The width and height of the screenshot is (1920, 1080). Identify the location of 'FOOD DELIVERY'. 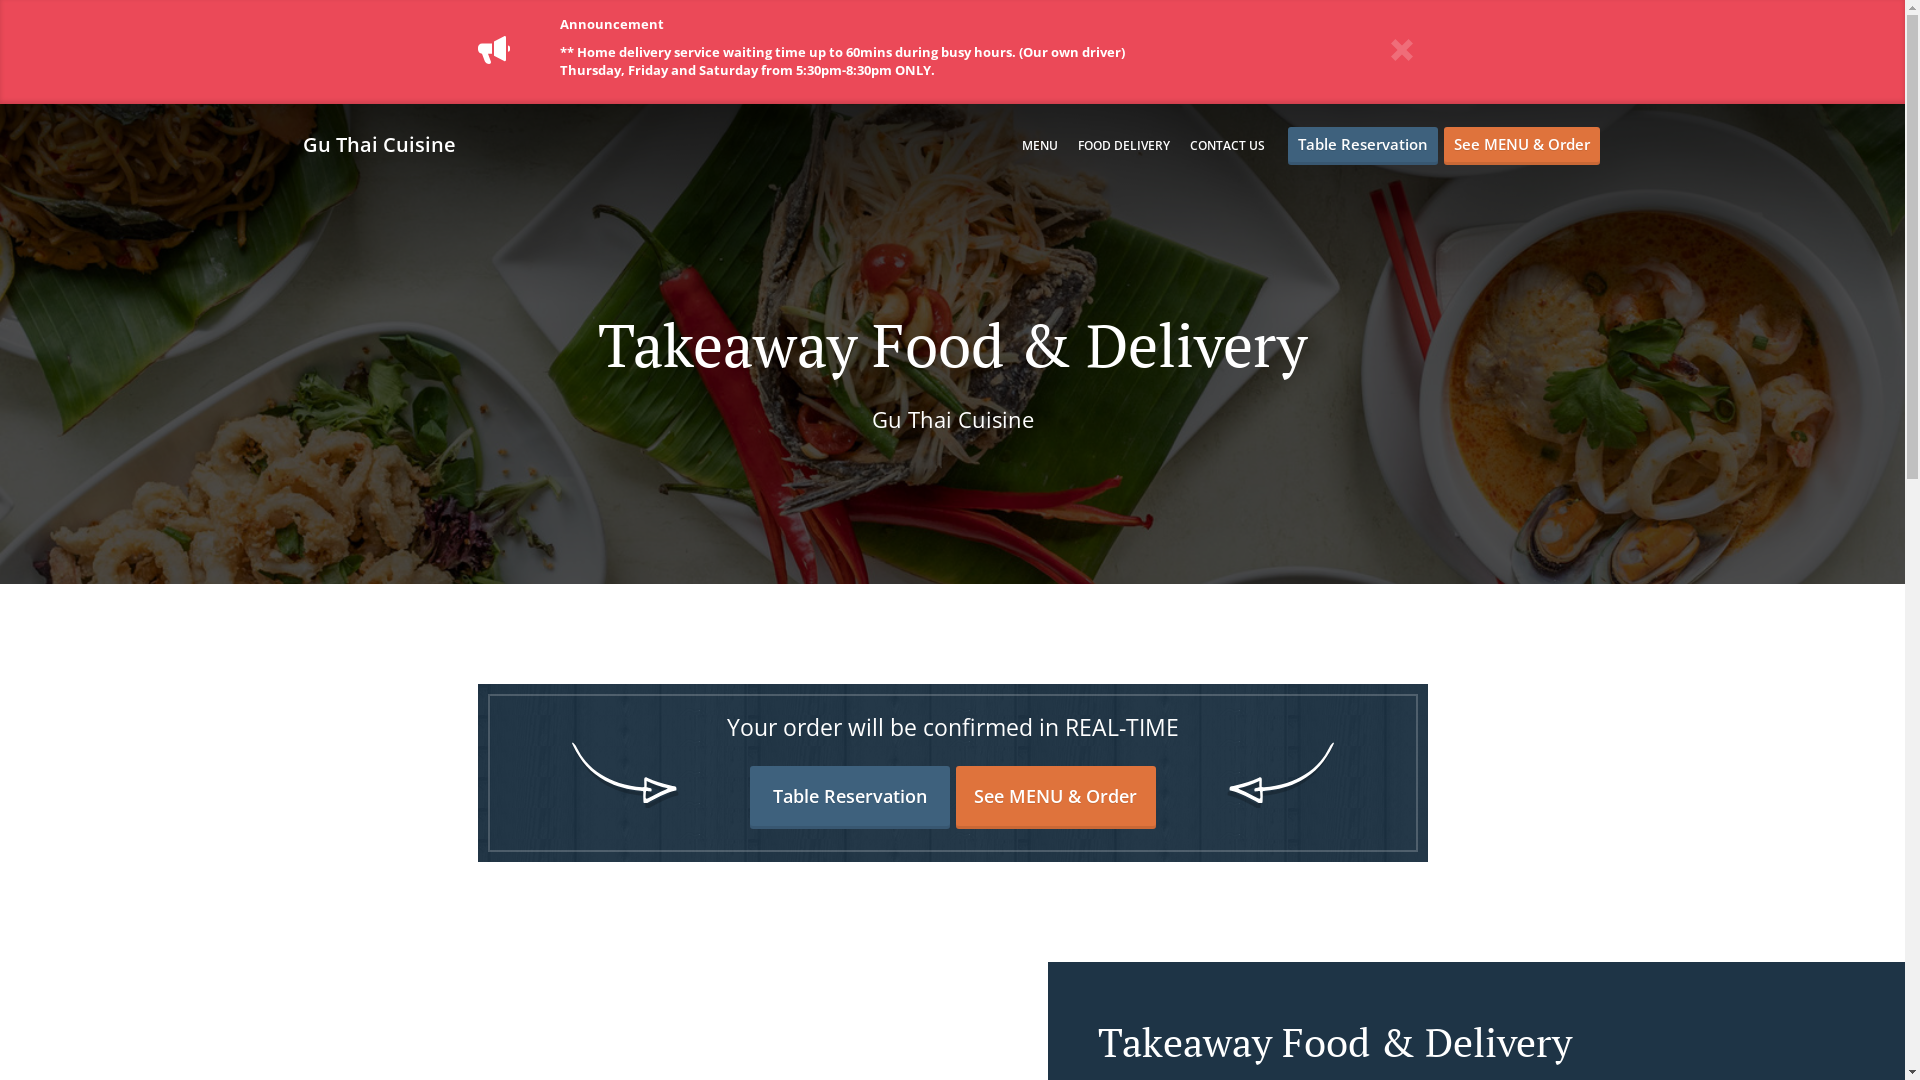
(1123, 144).